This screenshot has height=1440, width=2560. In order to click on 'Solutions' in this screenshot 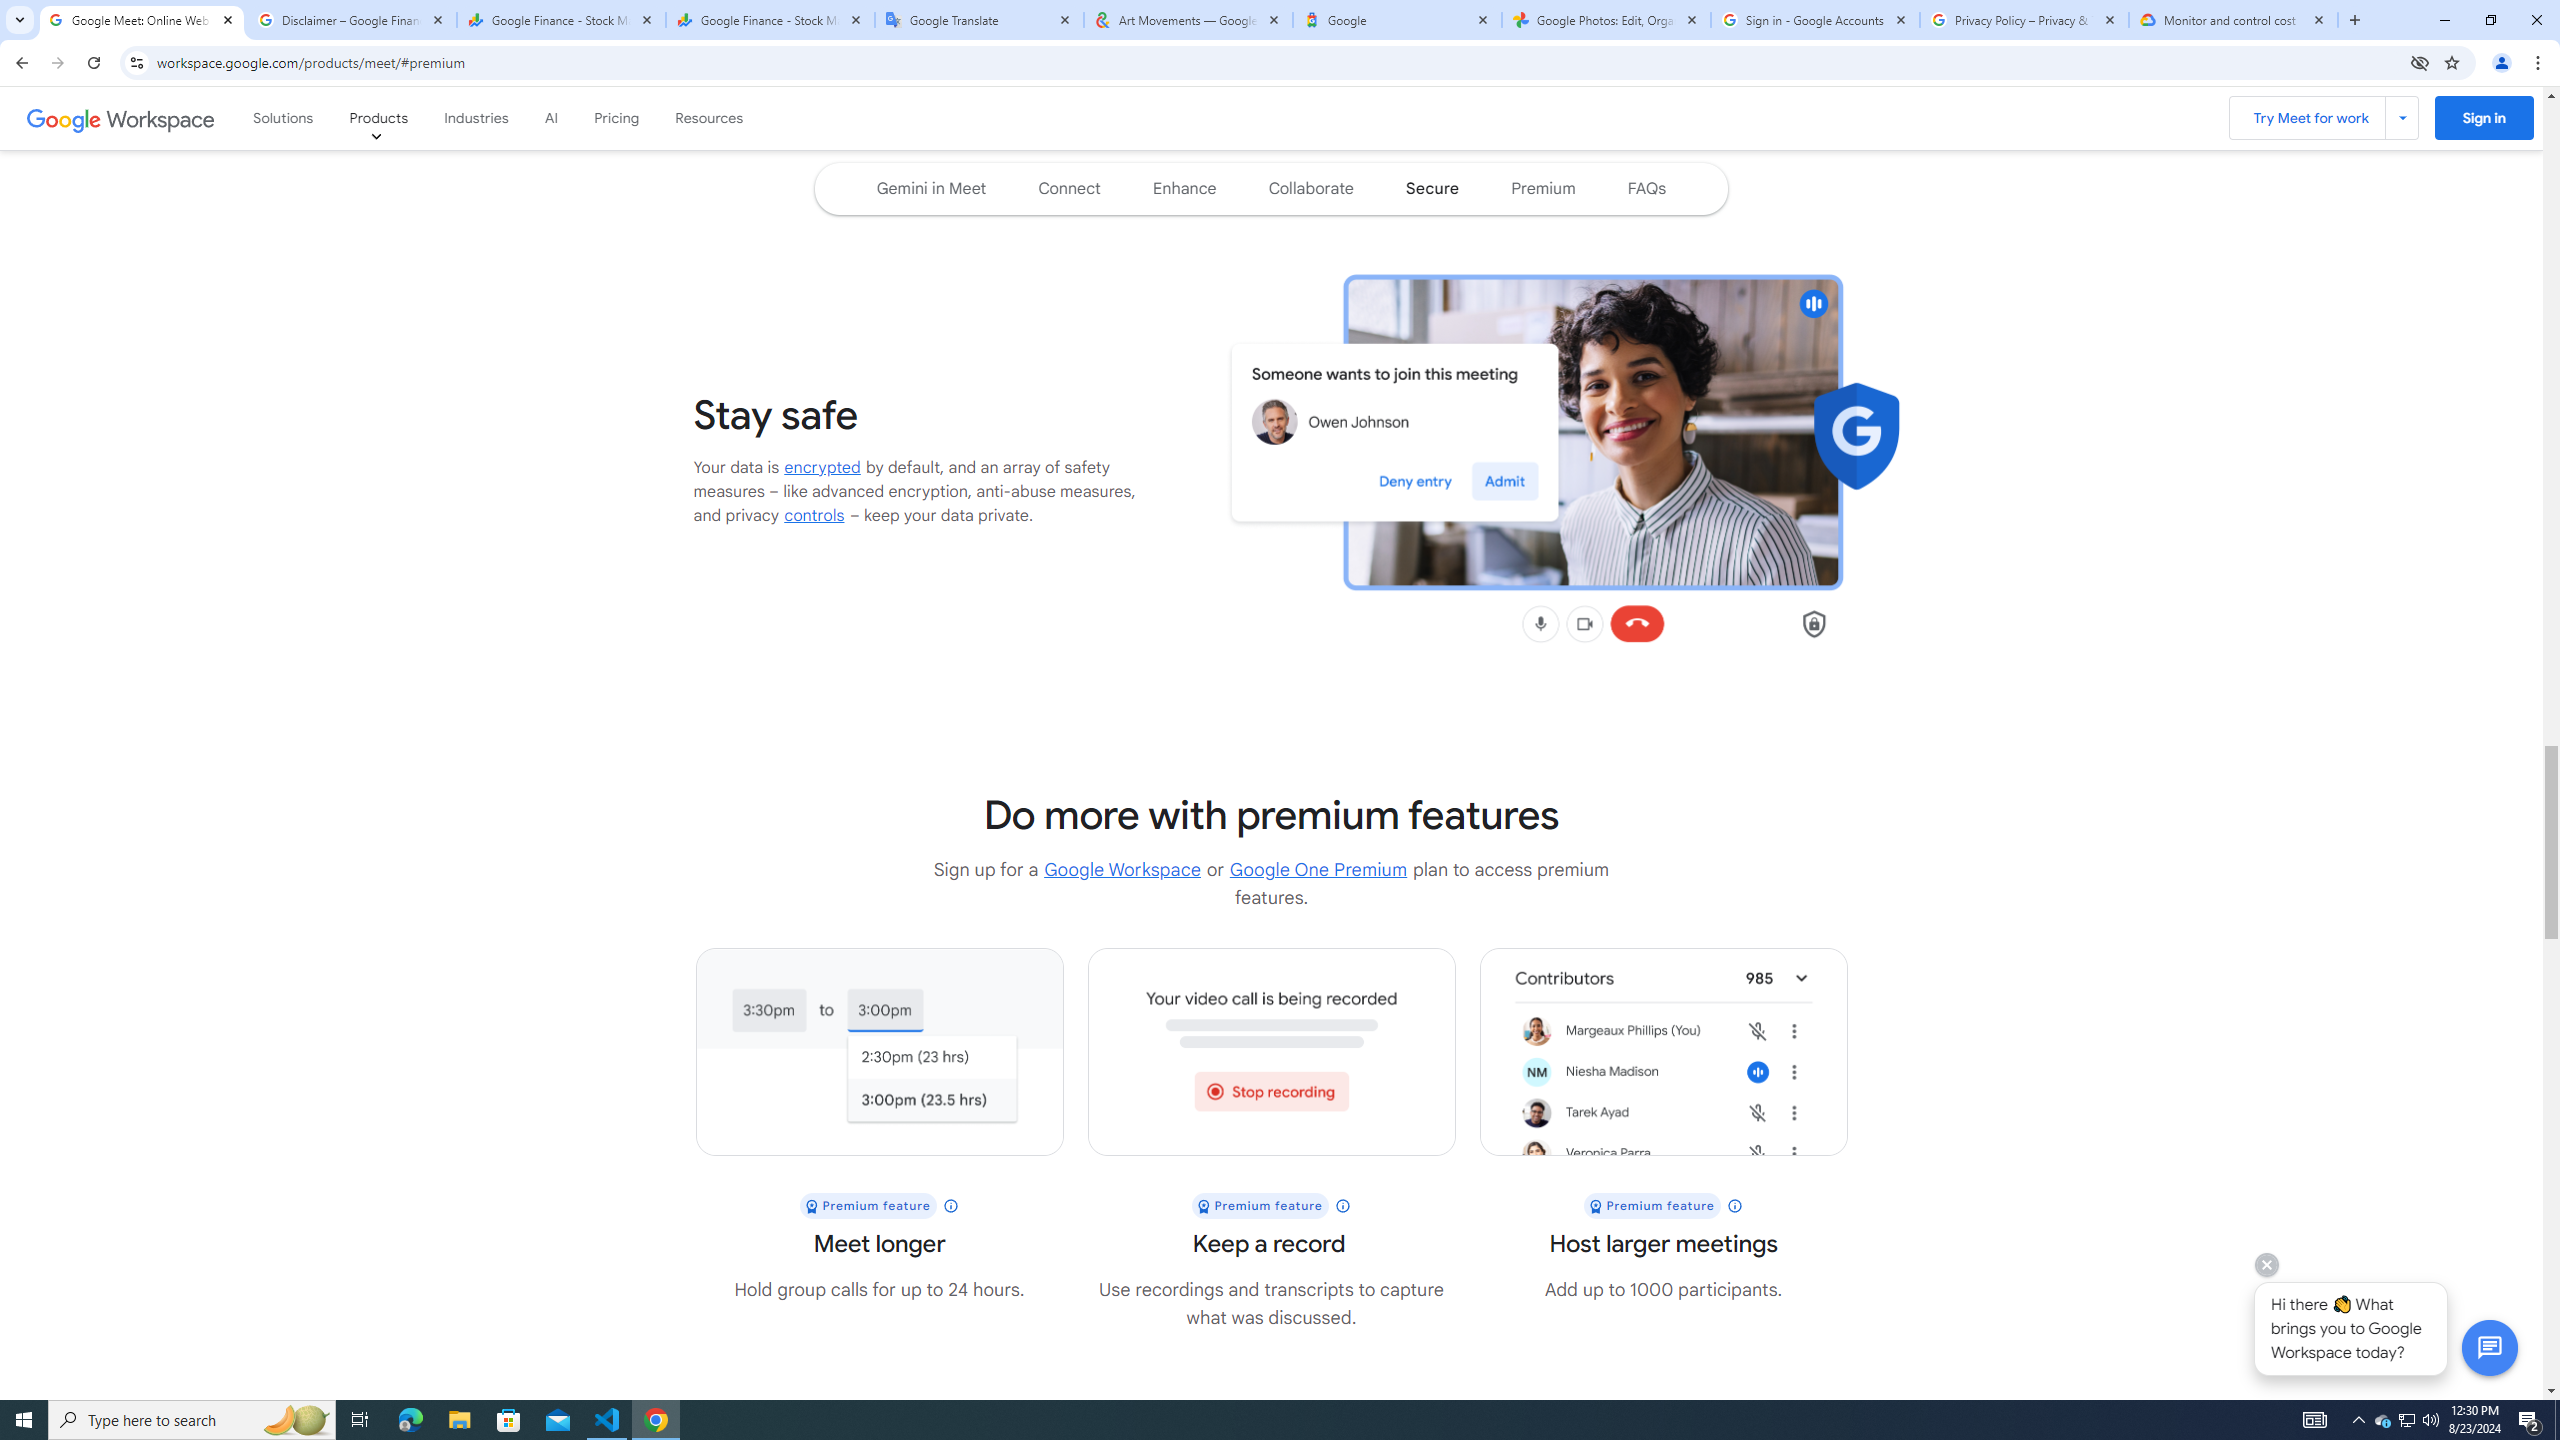, I will do `click(284, 118)`.